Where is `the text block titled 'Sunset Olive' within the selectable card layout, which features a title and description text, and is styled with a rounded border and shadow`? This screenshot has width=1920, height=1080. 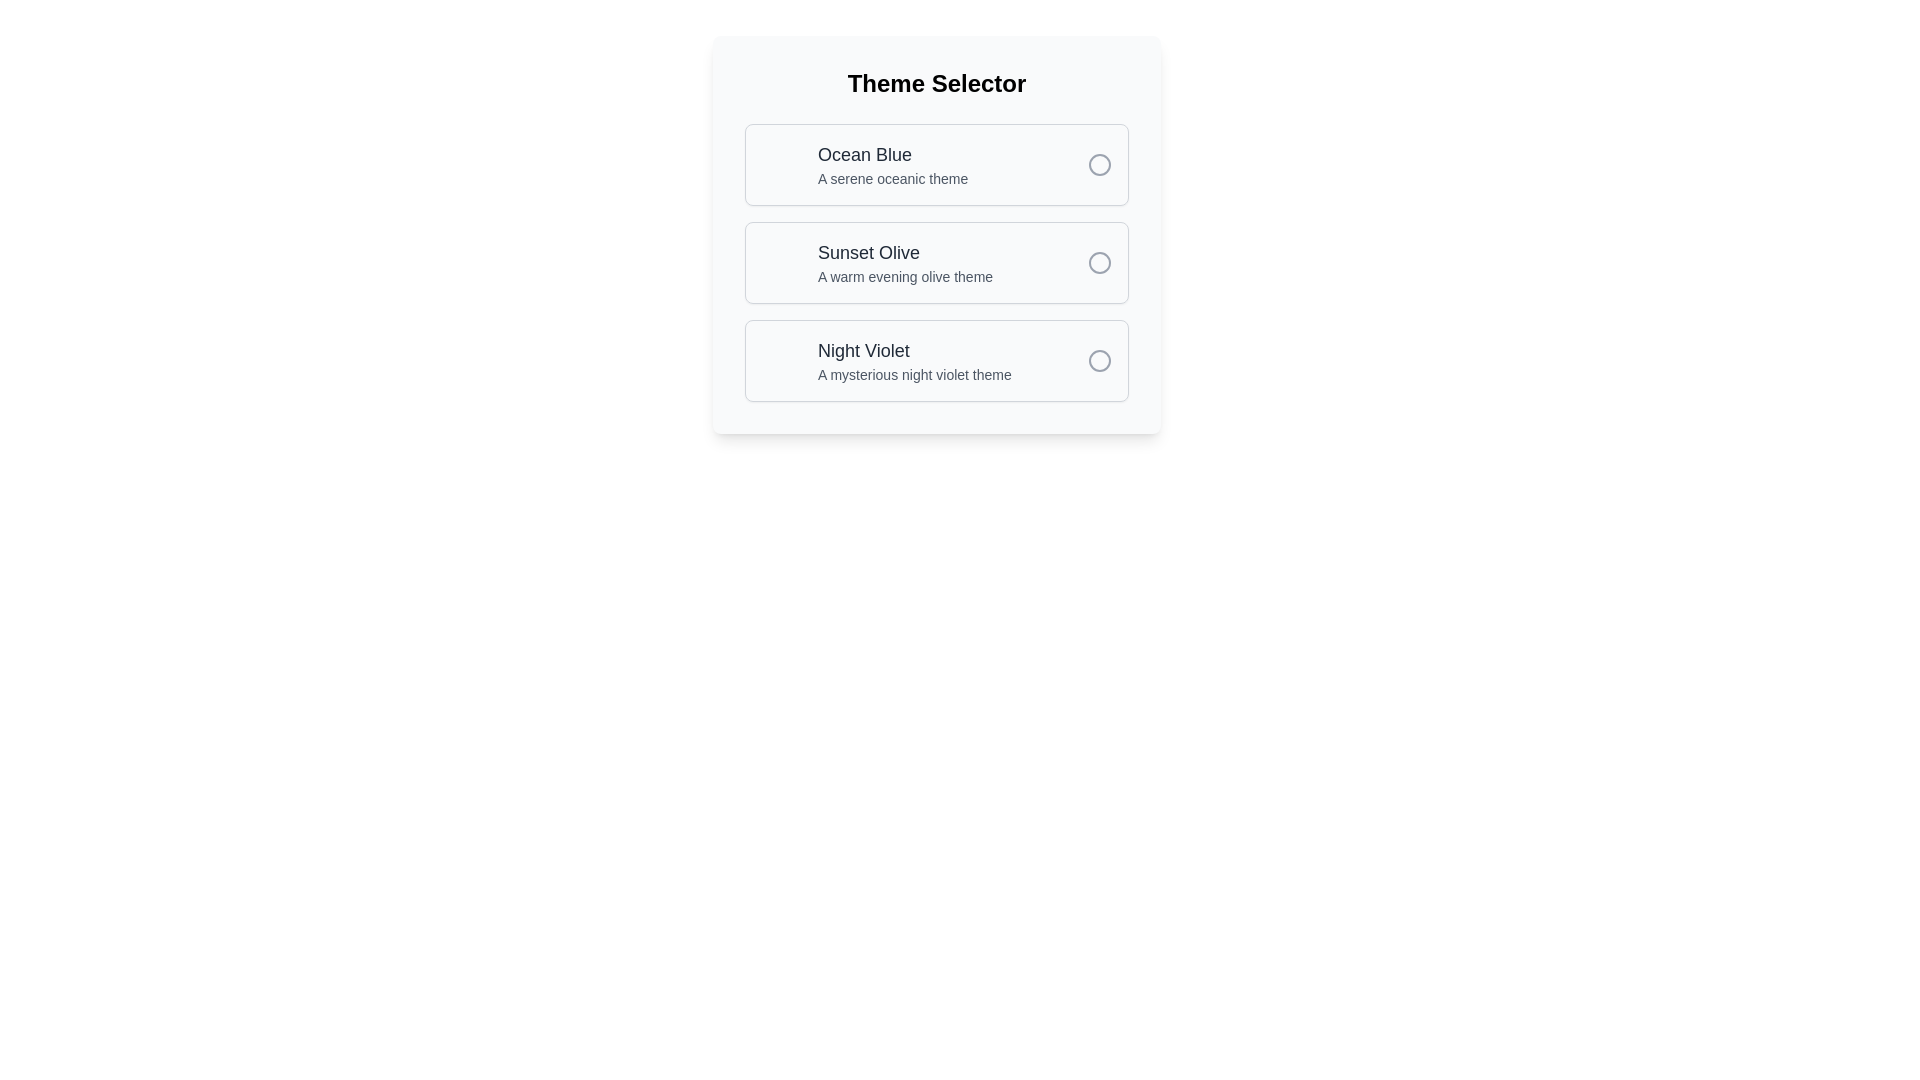 the text block titled 'Sunset Olive' within the selectable card layout, which features a title and description text, and is styled with a rounded border and shadow is located at coordinates (904, 261).